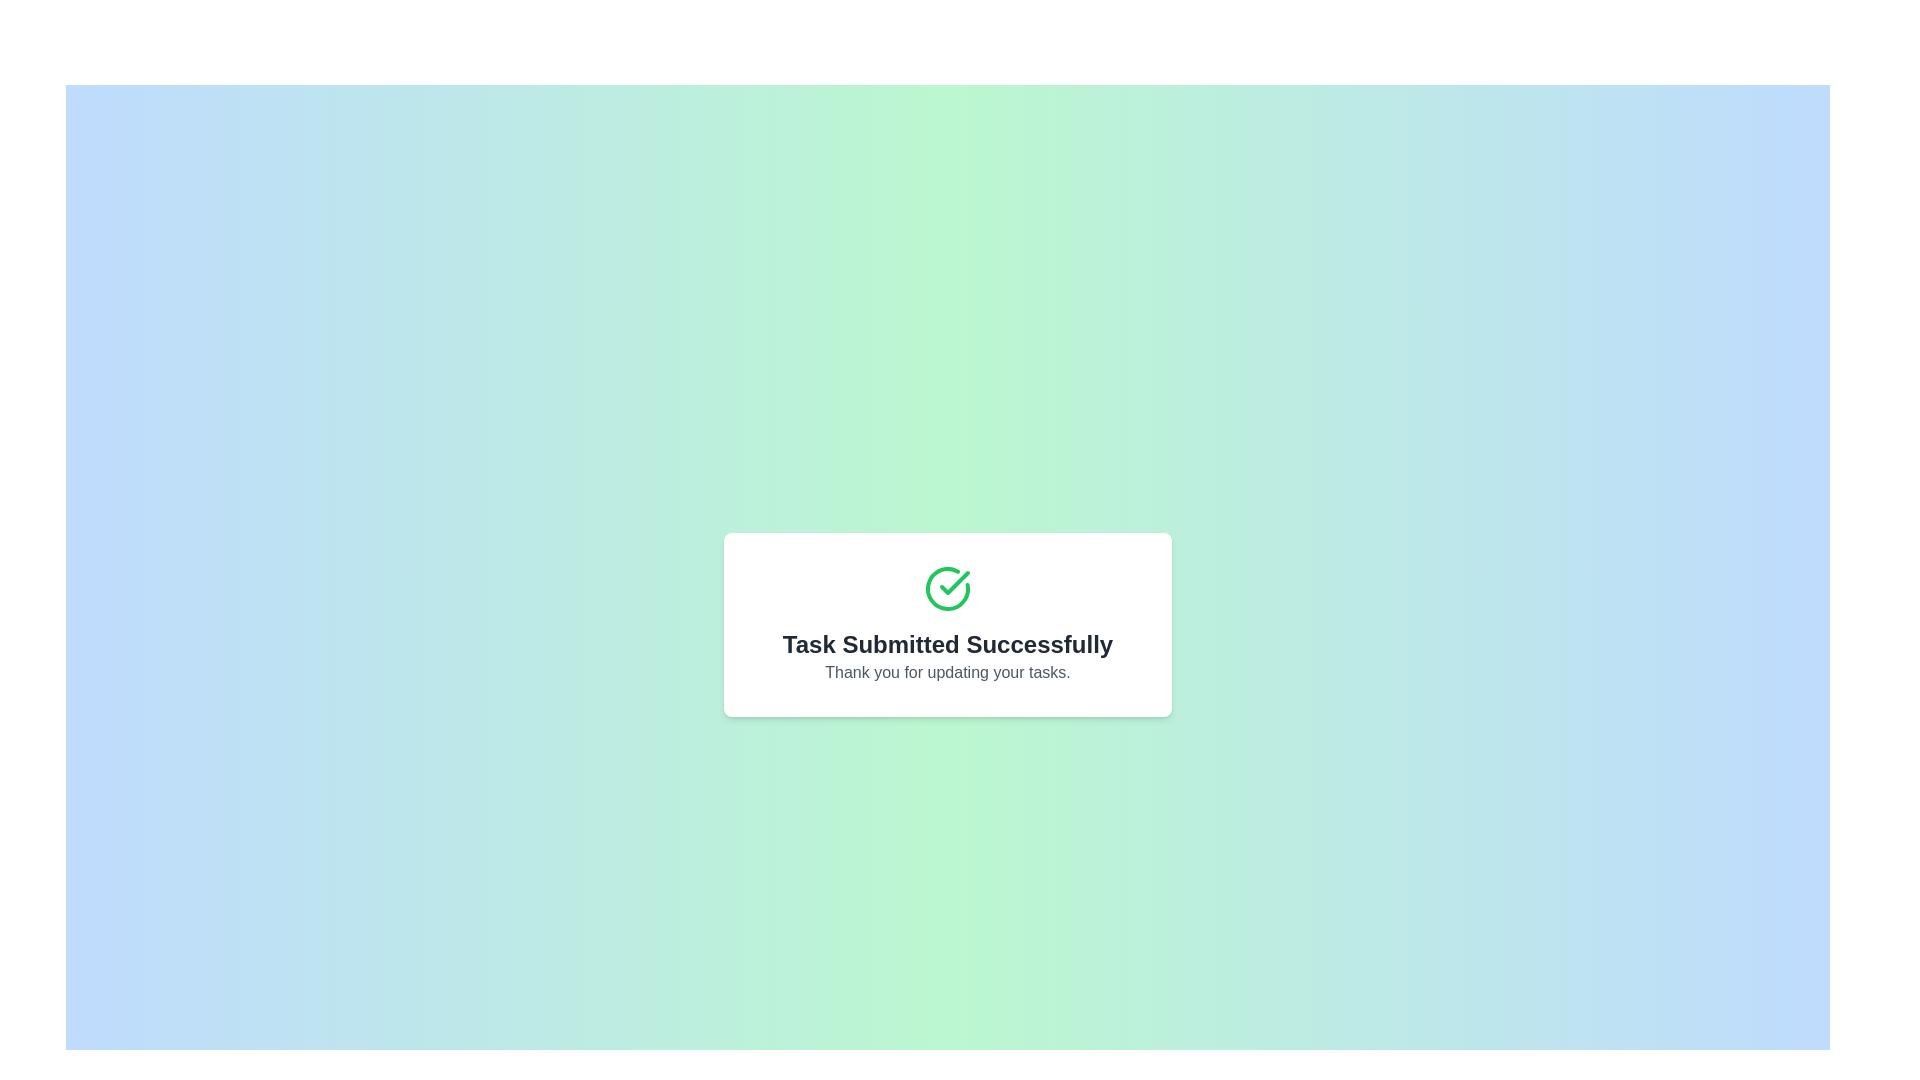 Image resolution: width=1920 pixels, height=1080 pixels. I want to click on the static text label that acknowledges the user for completing task updates, which is positioned below the 'Task Submitted Successfully' heading, so click(947, 672).